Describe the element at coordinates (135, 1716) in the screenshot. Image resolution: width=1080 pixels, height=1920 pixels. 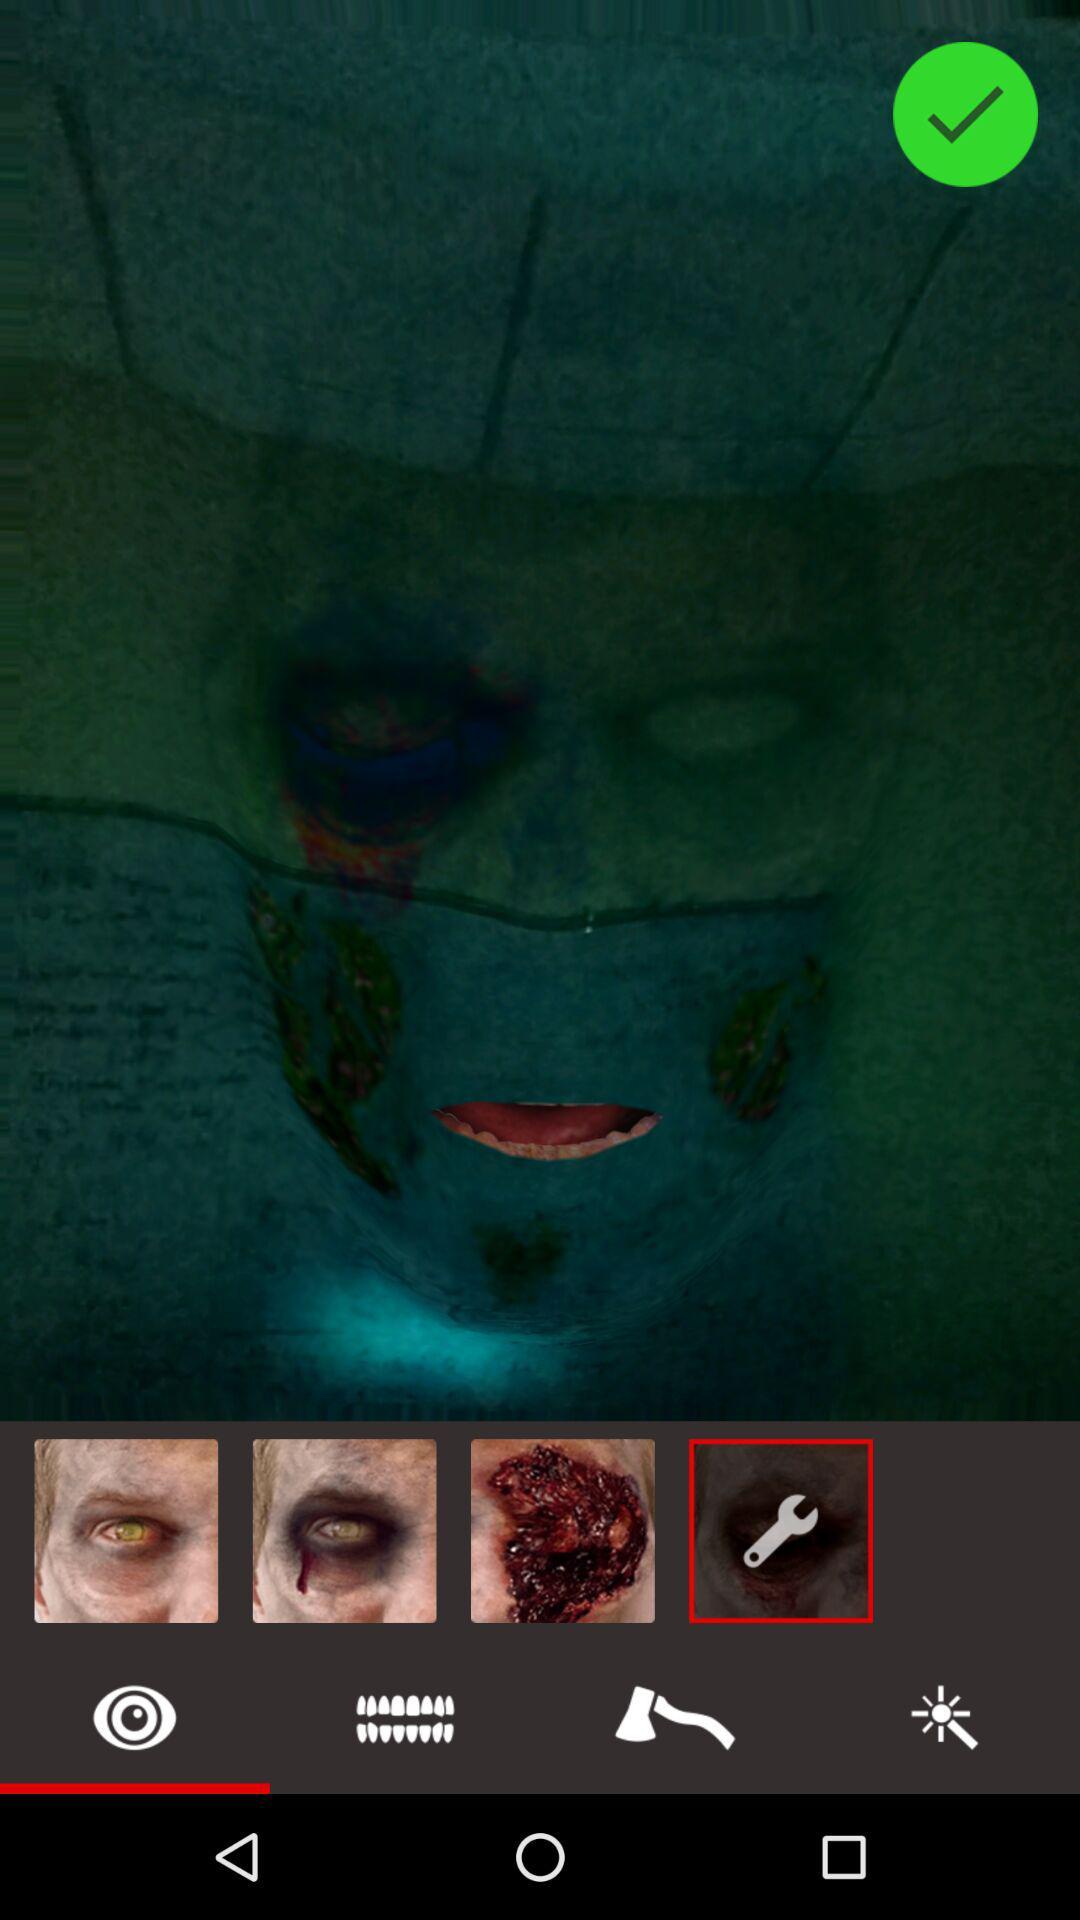
I see `eye style` at that location.